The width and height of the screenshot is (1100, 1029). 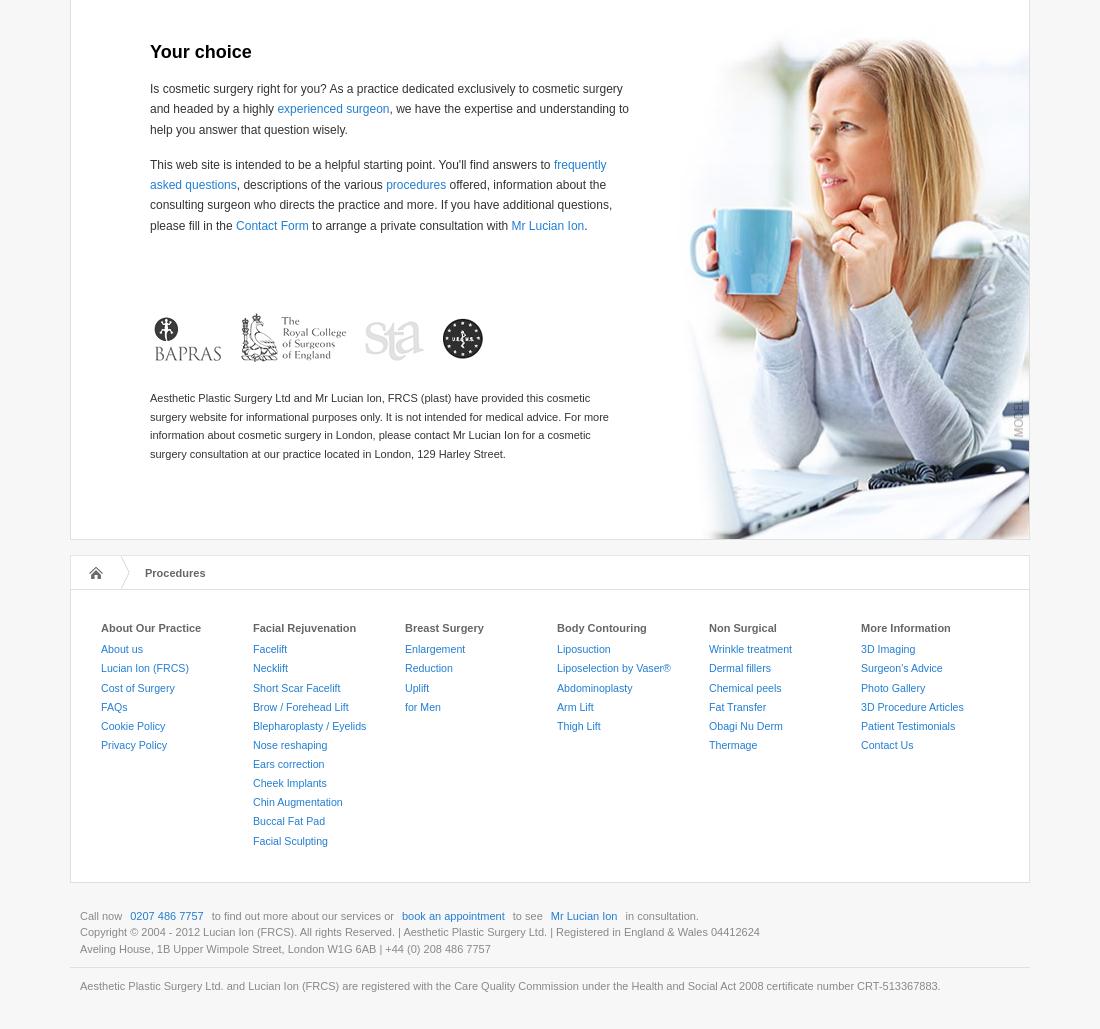 I want to click on 'procedures', so click(x=415, y=185).